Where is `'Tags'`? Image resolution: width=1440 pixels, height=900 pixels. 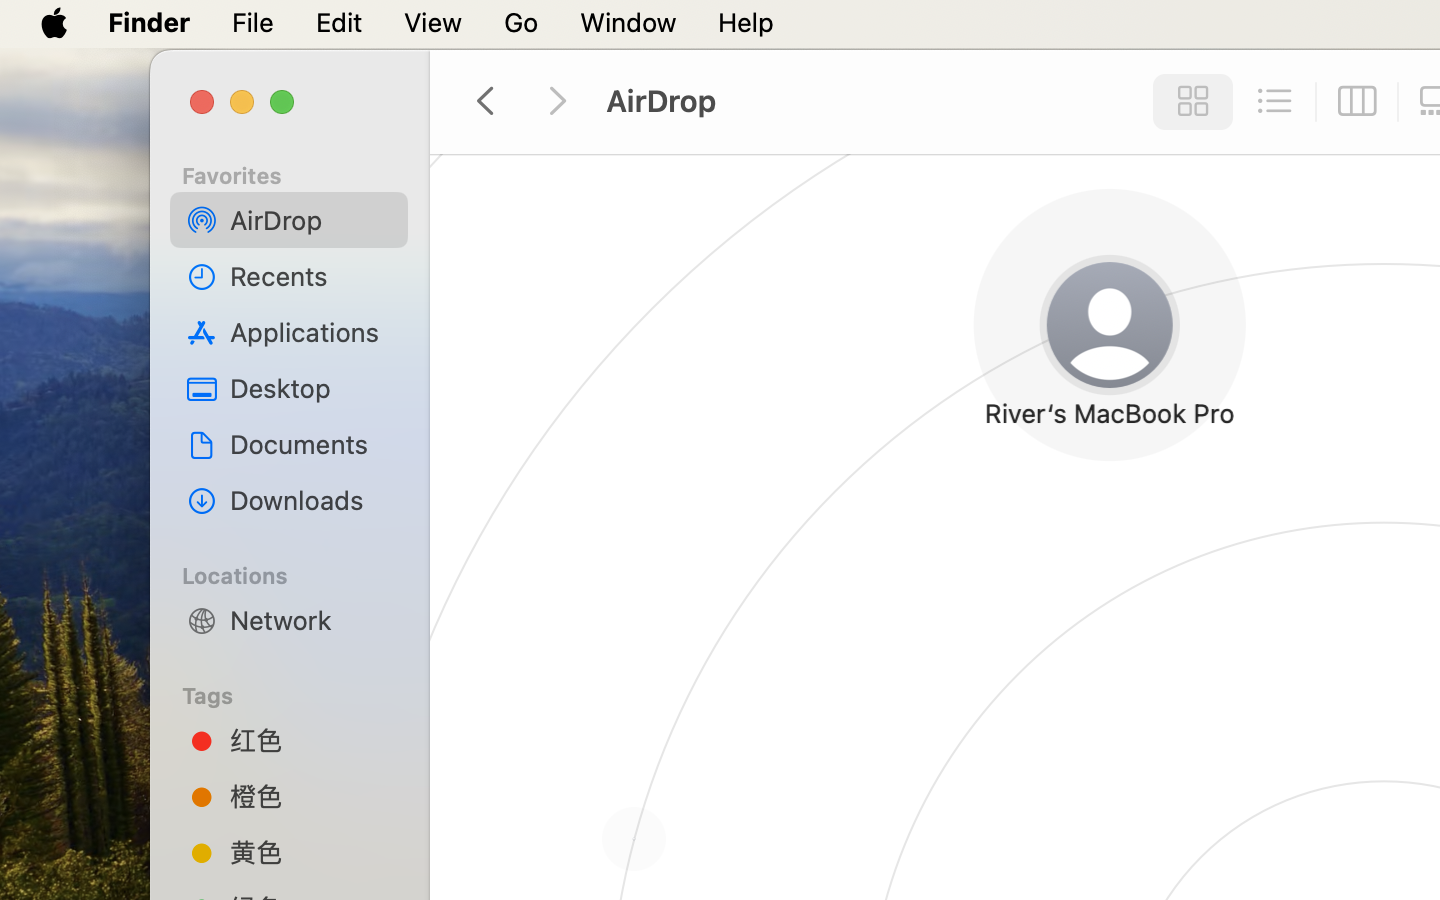 'Tags' is located at coordinates (299, 692).